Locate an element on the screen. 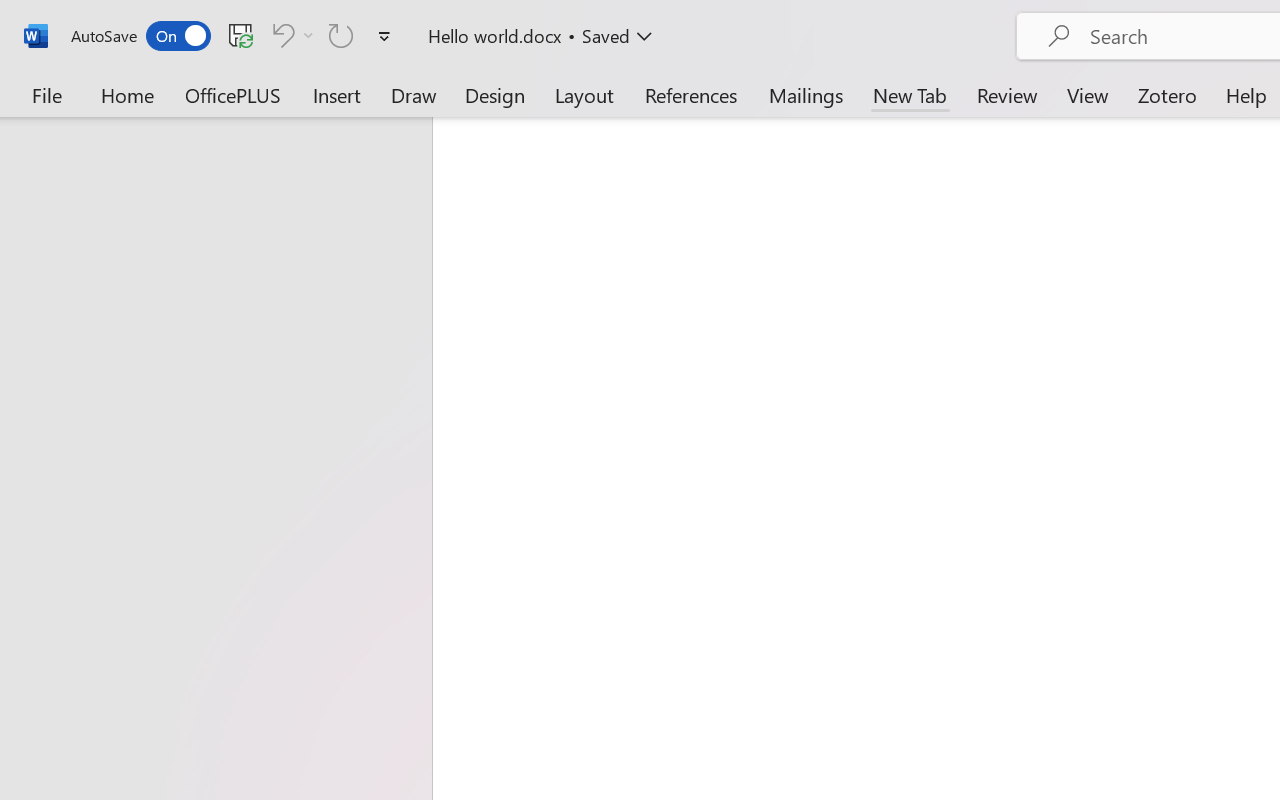 The image size is (1280, 800). 'Can' is located at coordinates (289, 34).